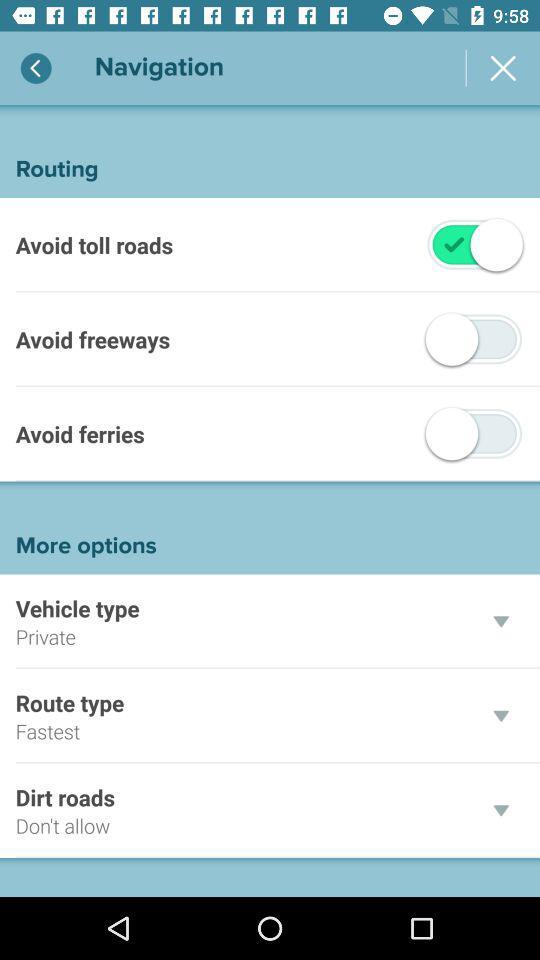 The width and height of the screenshot is (540, 960). I want to click on the button which is next to avoid freeways, so click(473, 339).